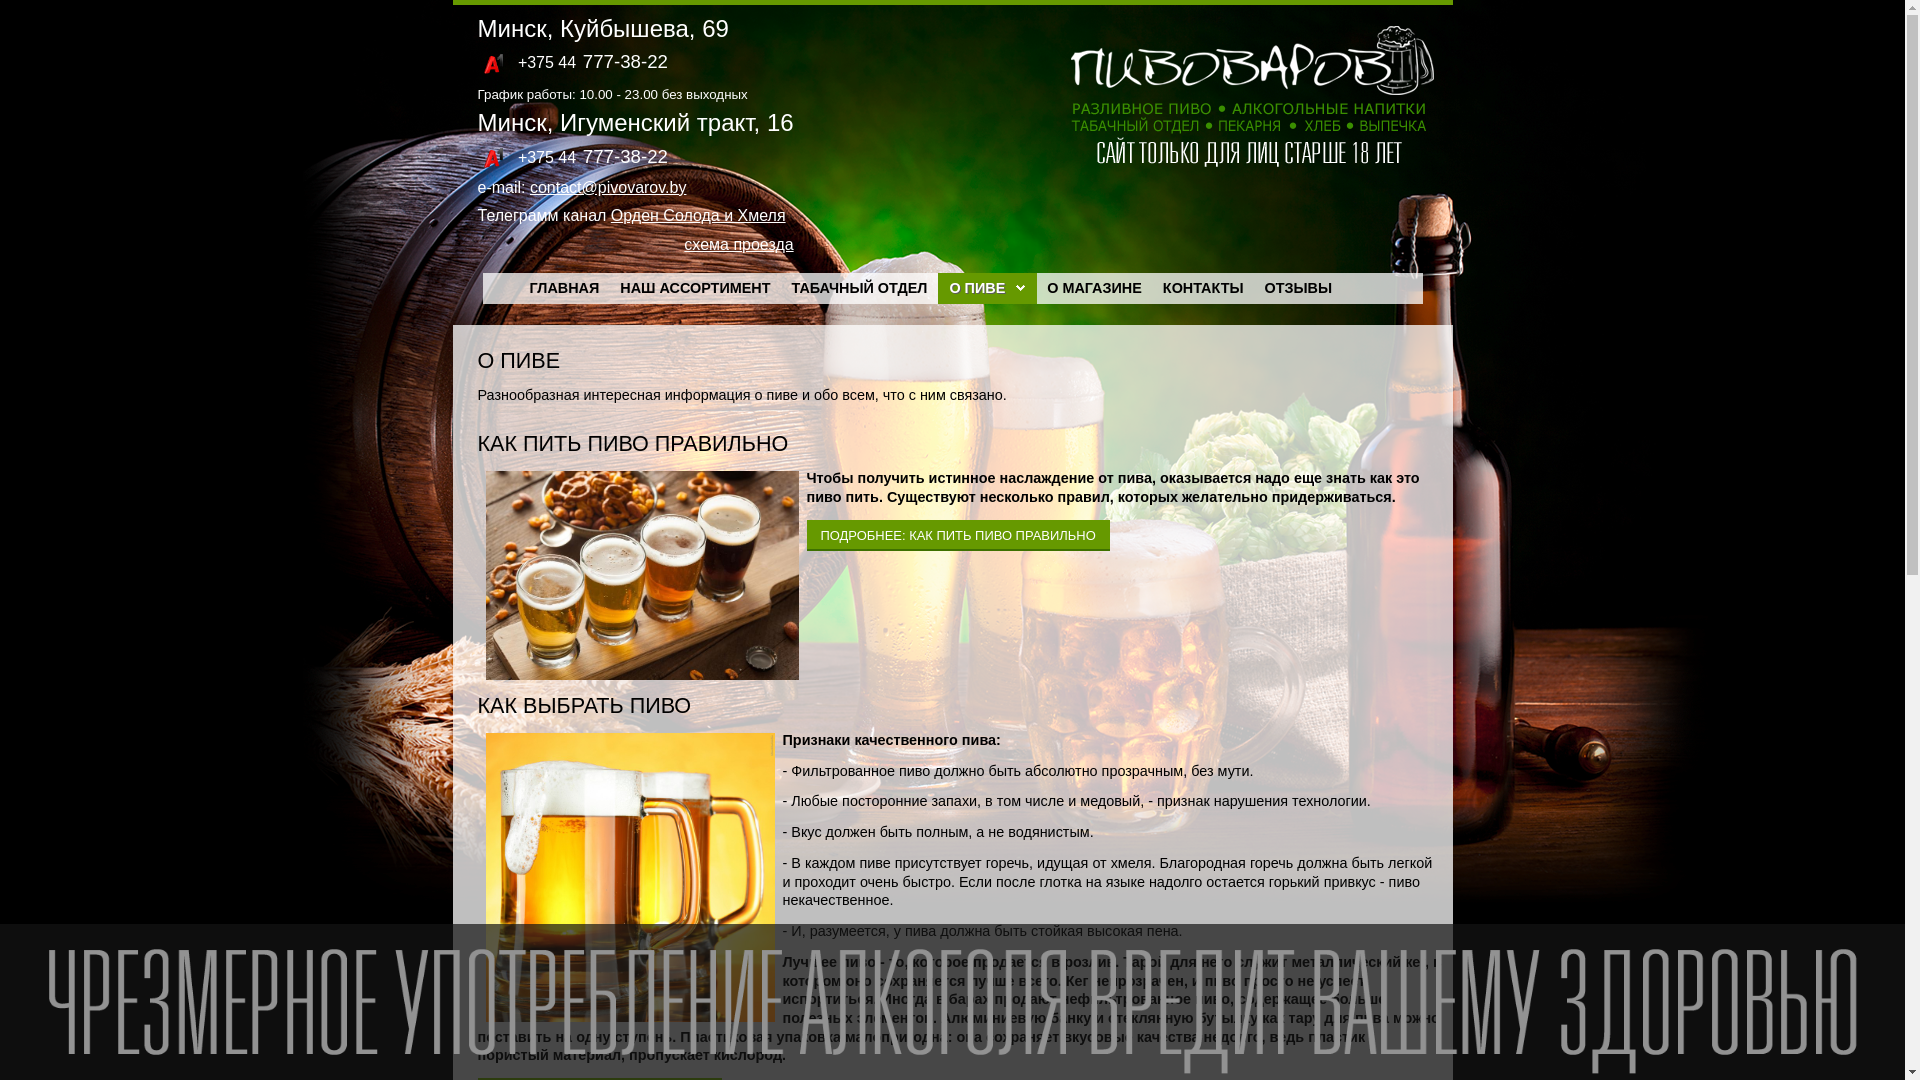 The height and width of the screenshot is (1080, 1920). Describe the element at coordinates (529, 187) in the screenshot. I see `'contact@pivovarov.by'` at that location.